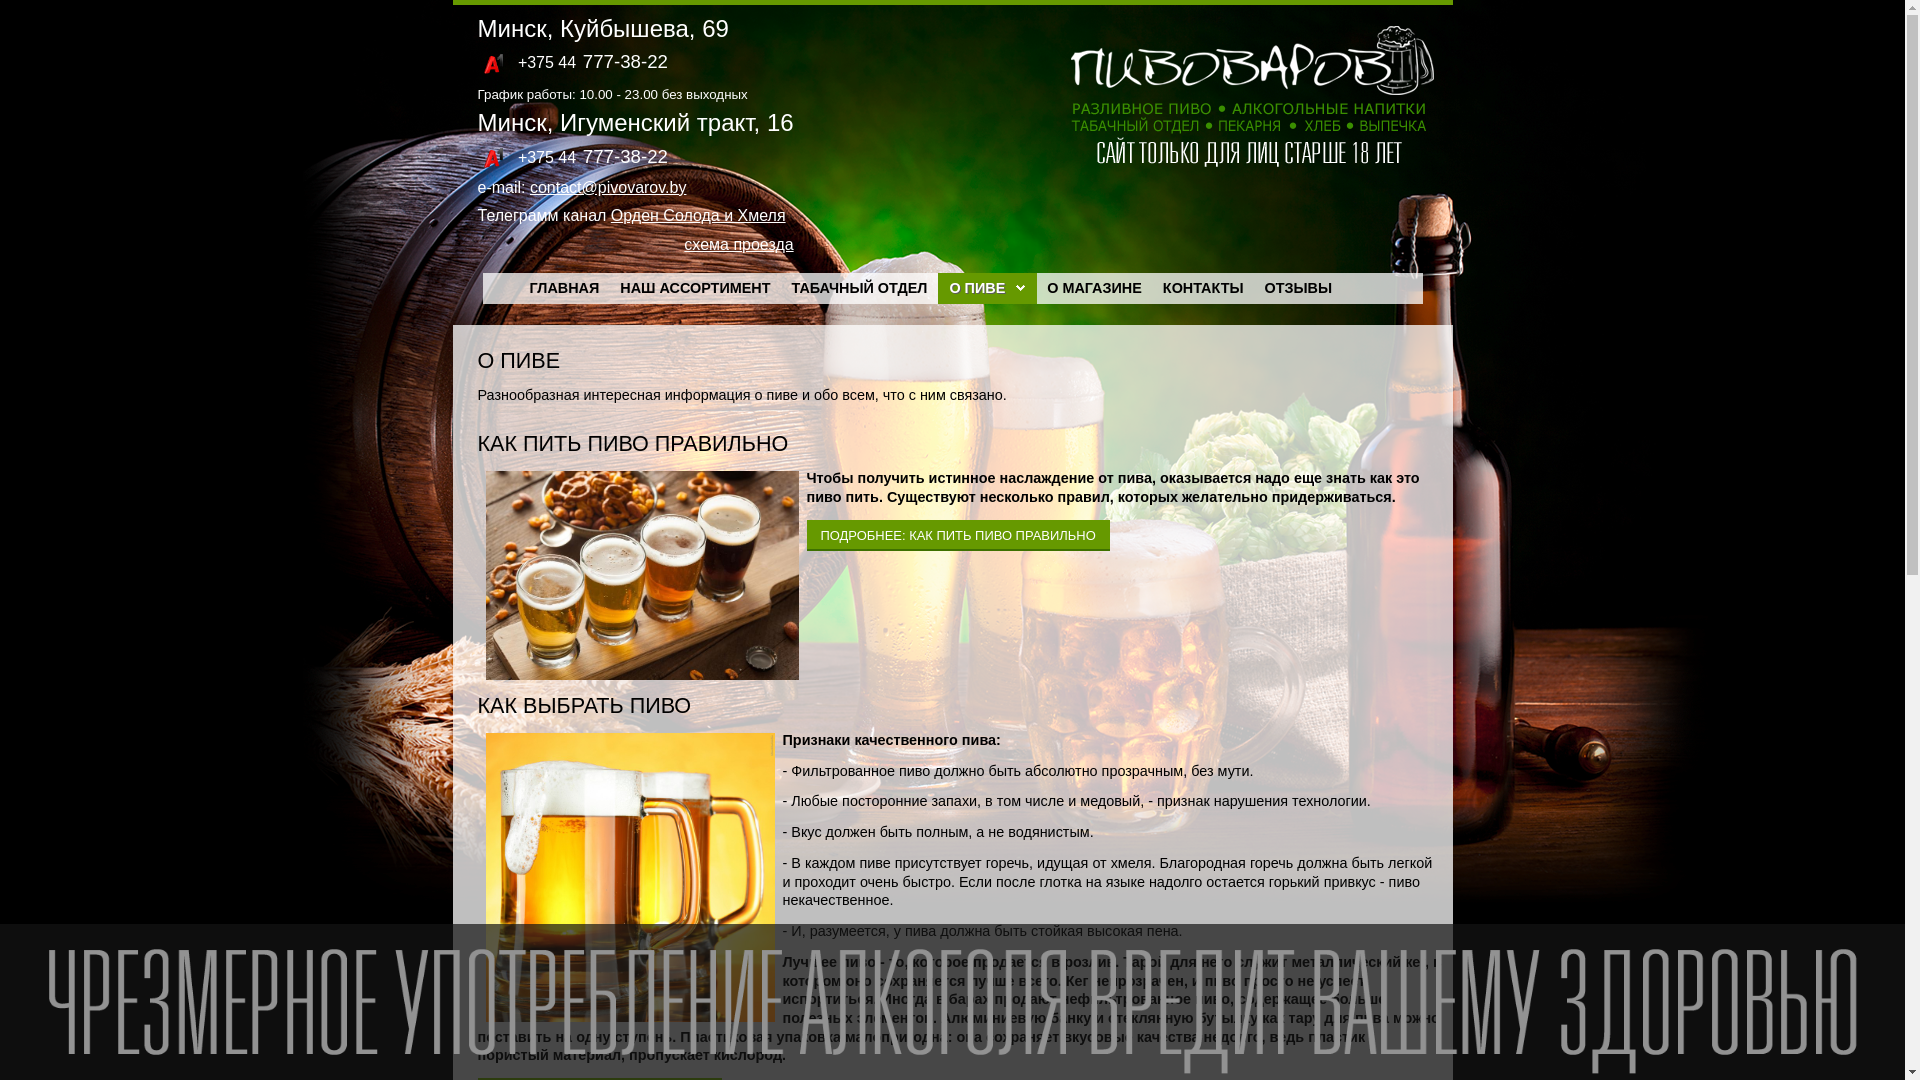 The height and width of the screenshot is (1080, 1920). Describe the element at coordinates (529, 187) in the screenshot. I see `'contact@pivovarov.by'` at that location.